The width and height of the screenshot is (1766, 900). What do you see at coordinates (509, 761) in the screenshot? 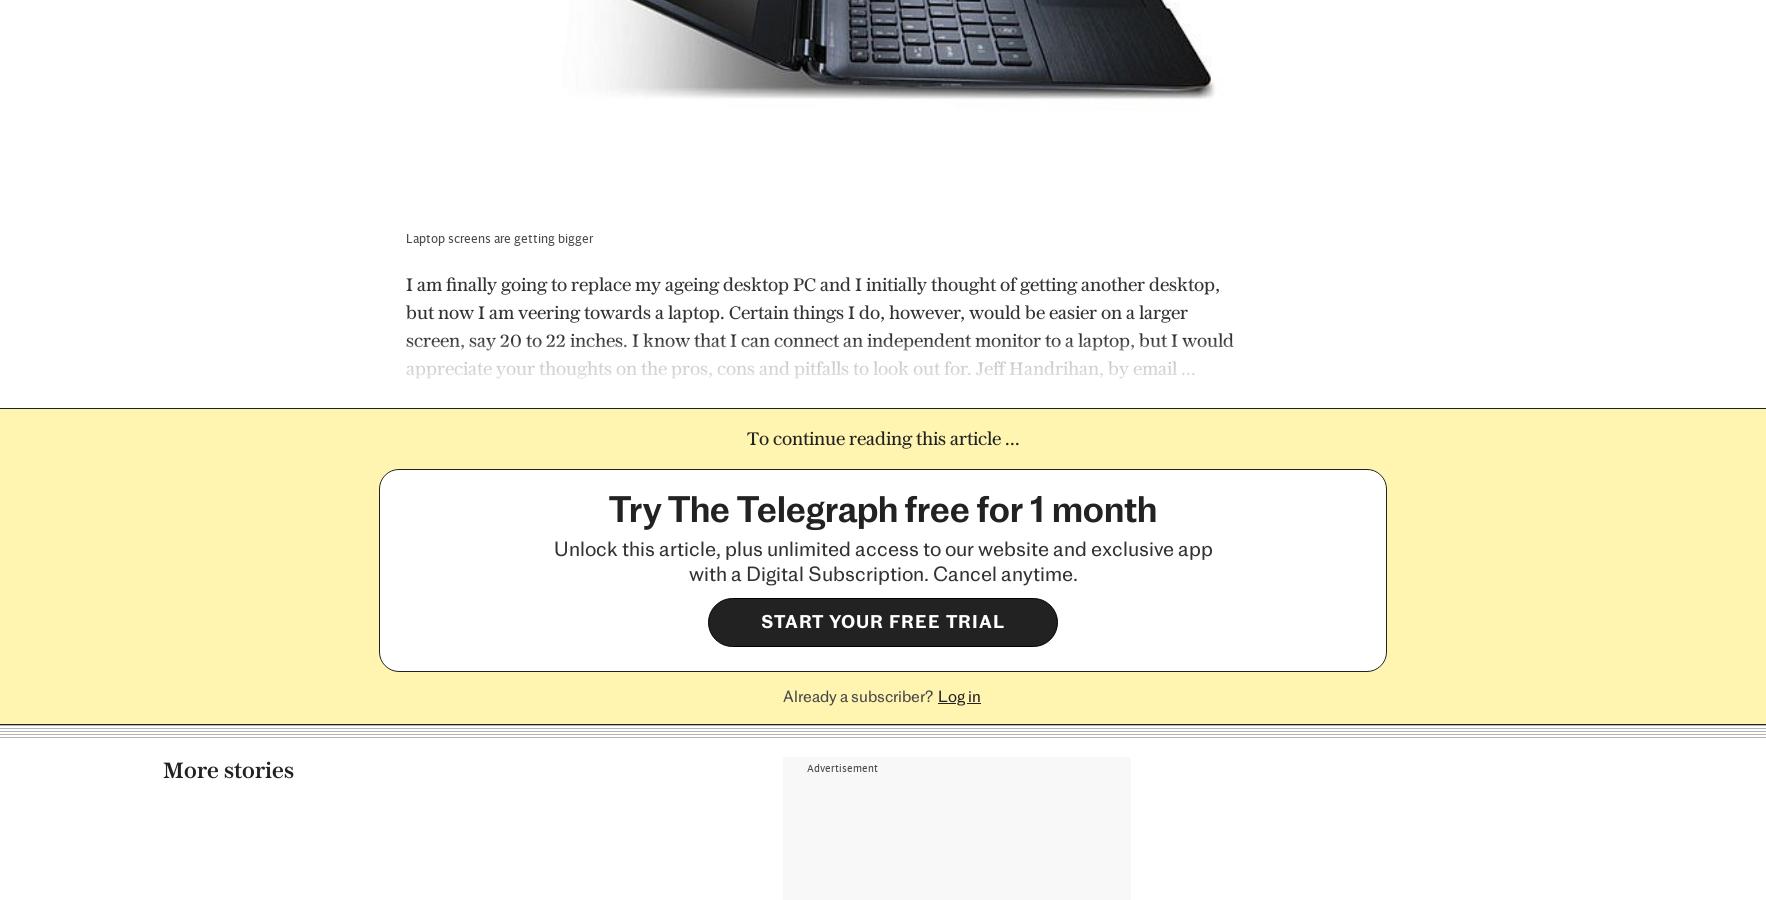
I see `'Li Keqiang, former Chinese premier, dies aged 68'` at bounding box center [509, 761].